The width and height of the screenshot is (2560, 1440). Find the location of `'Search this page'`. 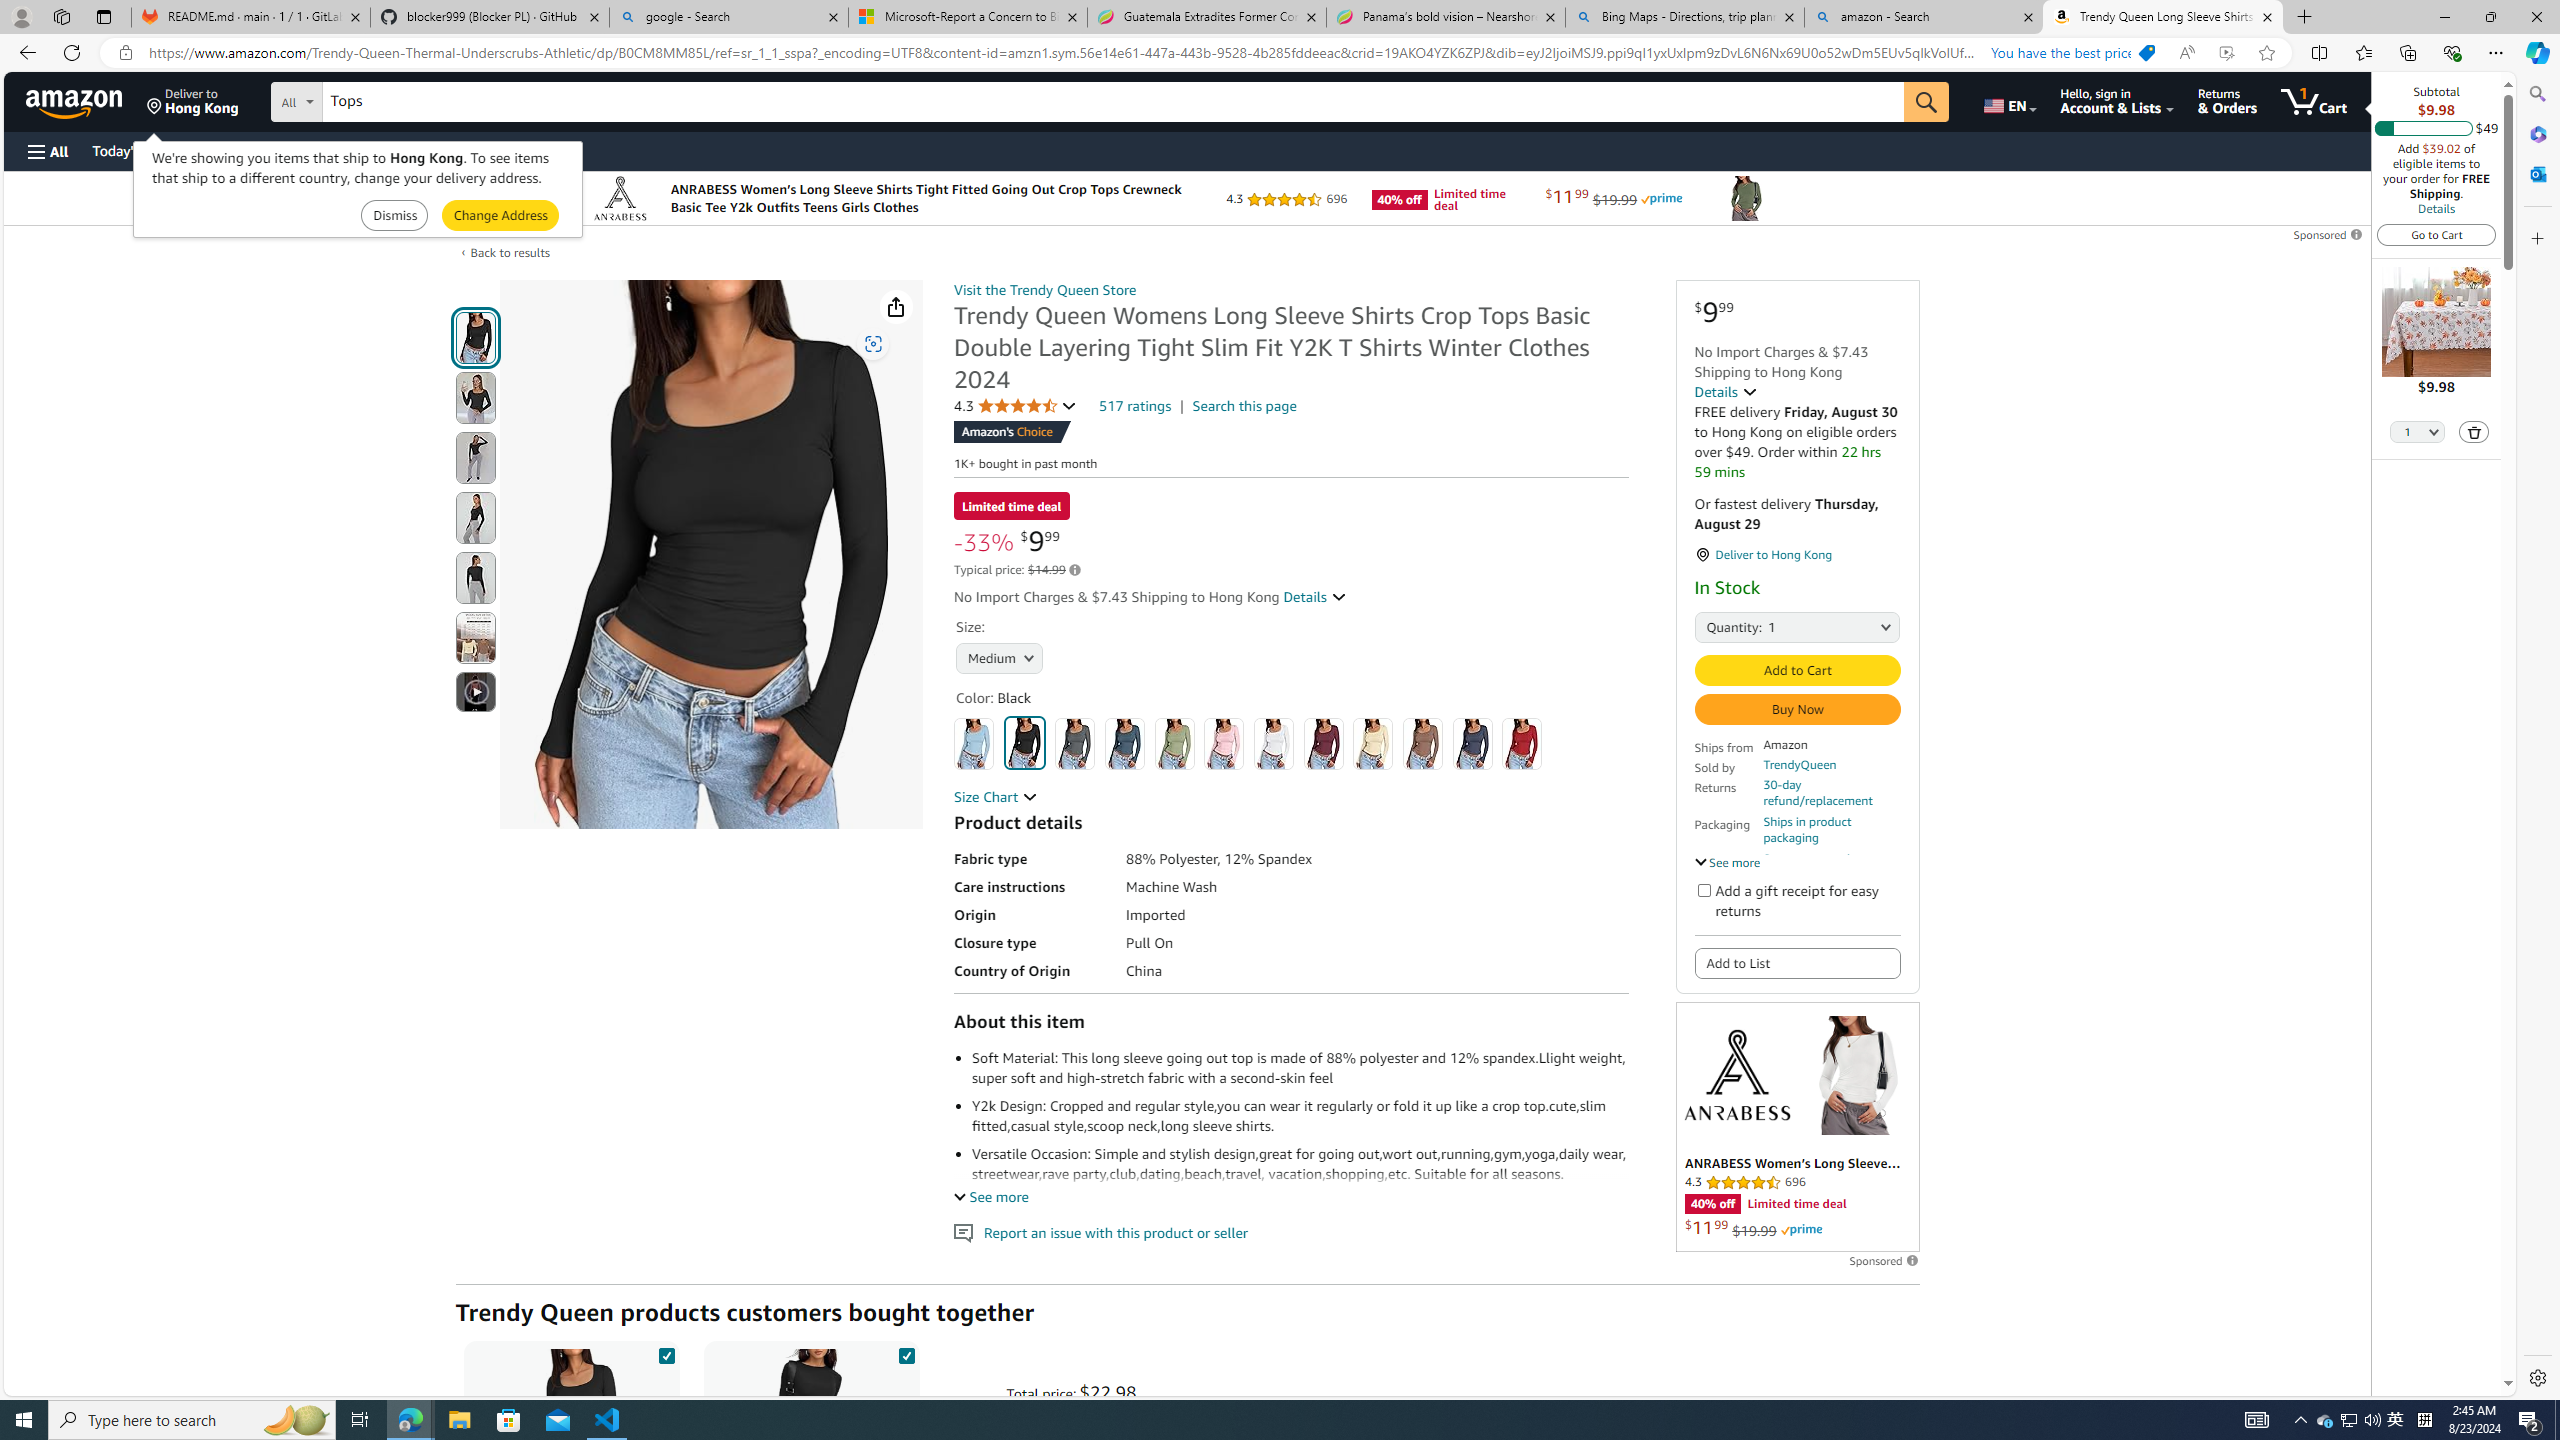

'Search this page' is located at coordinates (1244, 405).